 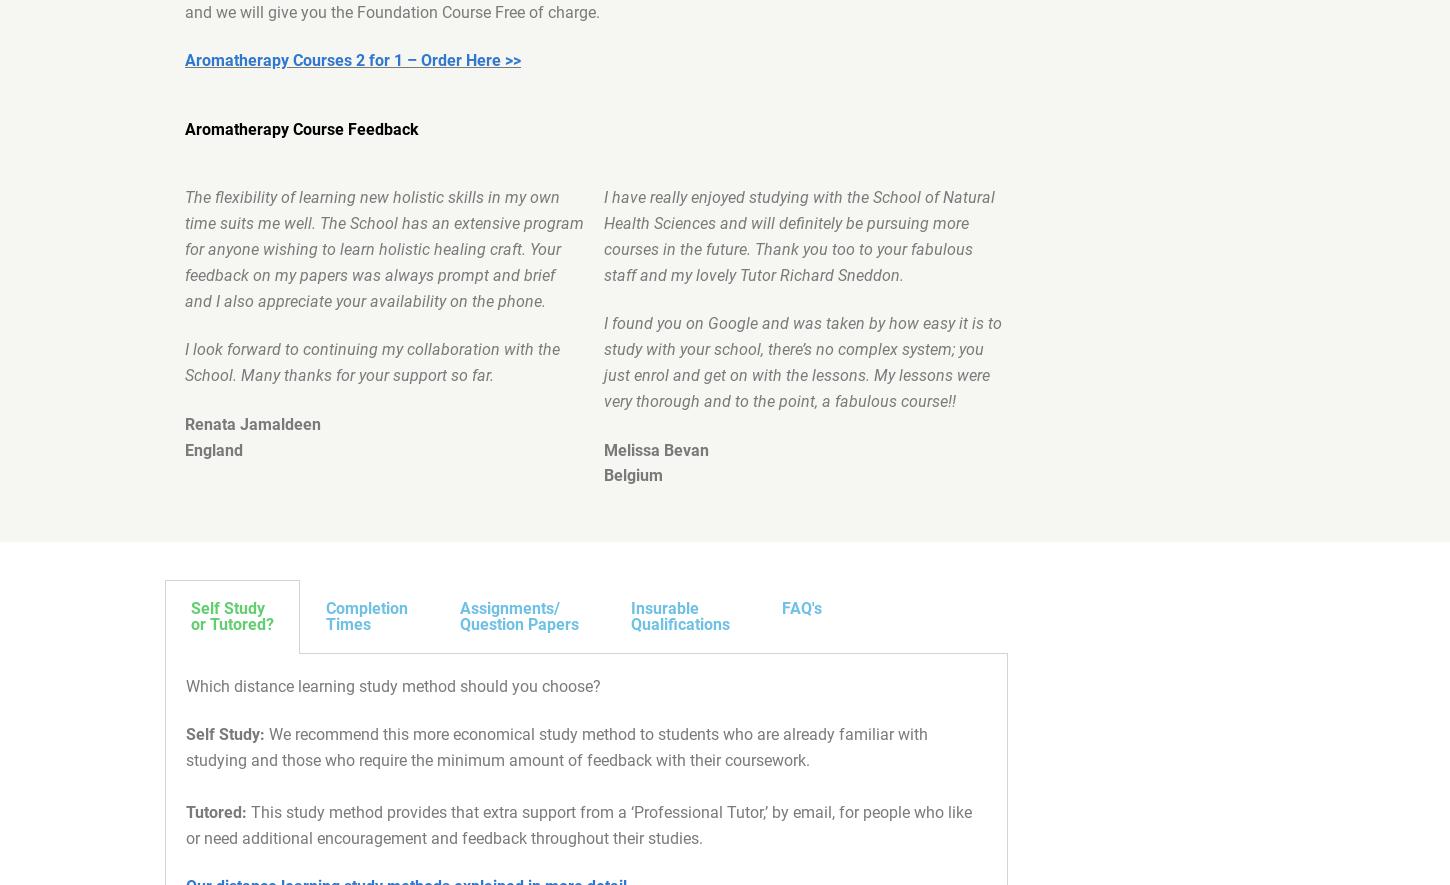 What do you see at coordinates (509, 606) in the screenshot?
I see `'Assignments/'` at bounding box center [509, 606].